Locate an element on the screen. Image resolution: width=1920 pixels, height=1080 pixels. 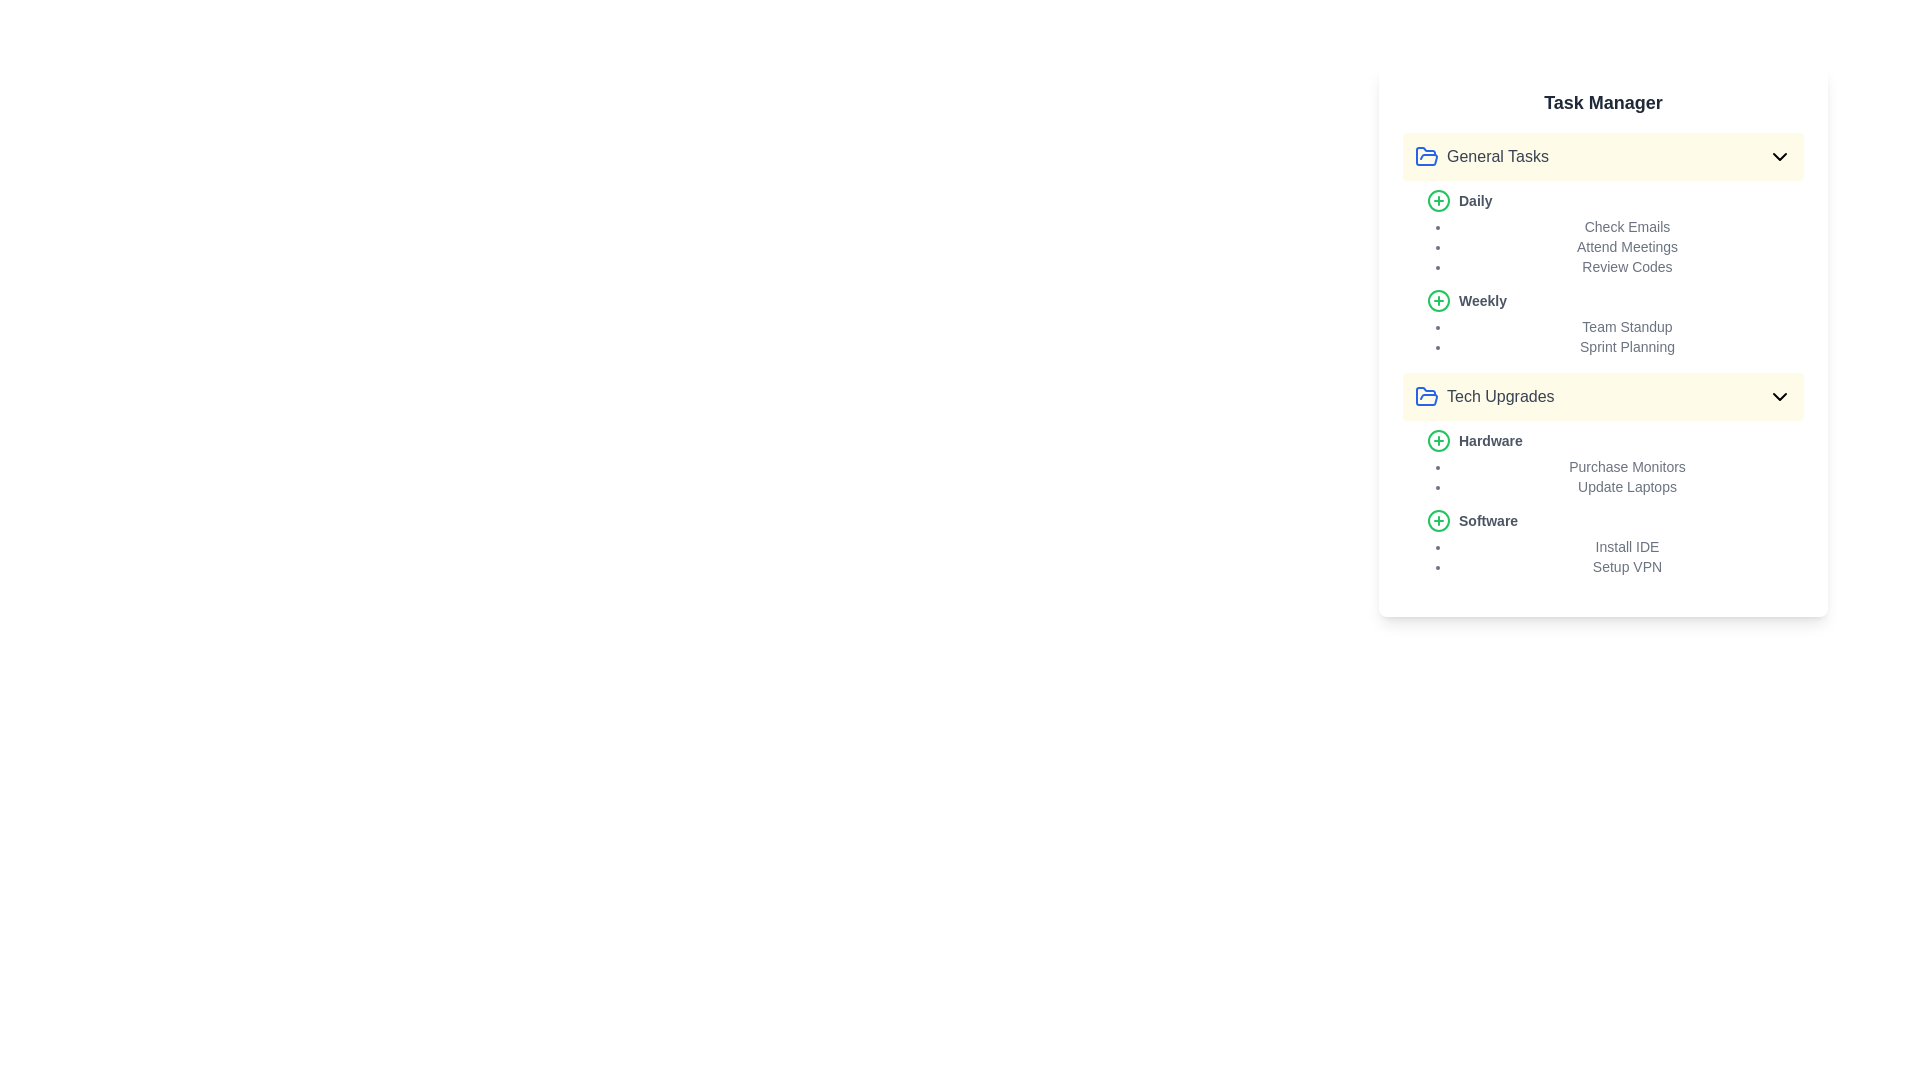
a task in the 'Daily' or 'Weekly' list group is located at coordinates (1603, 273).